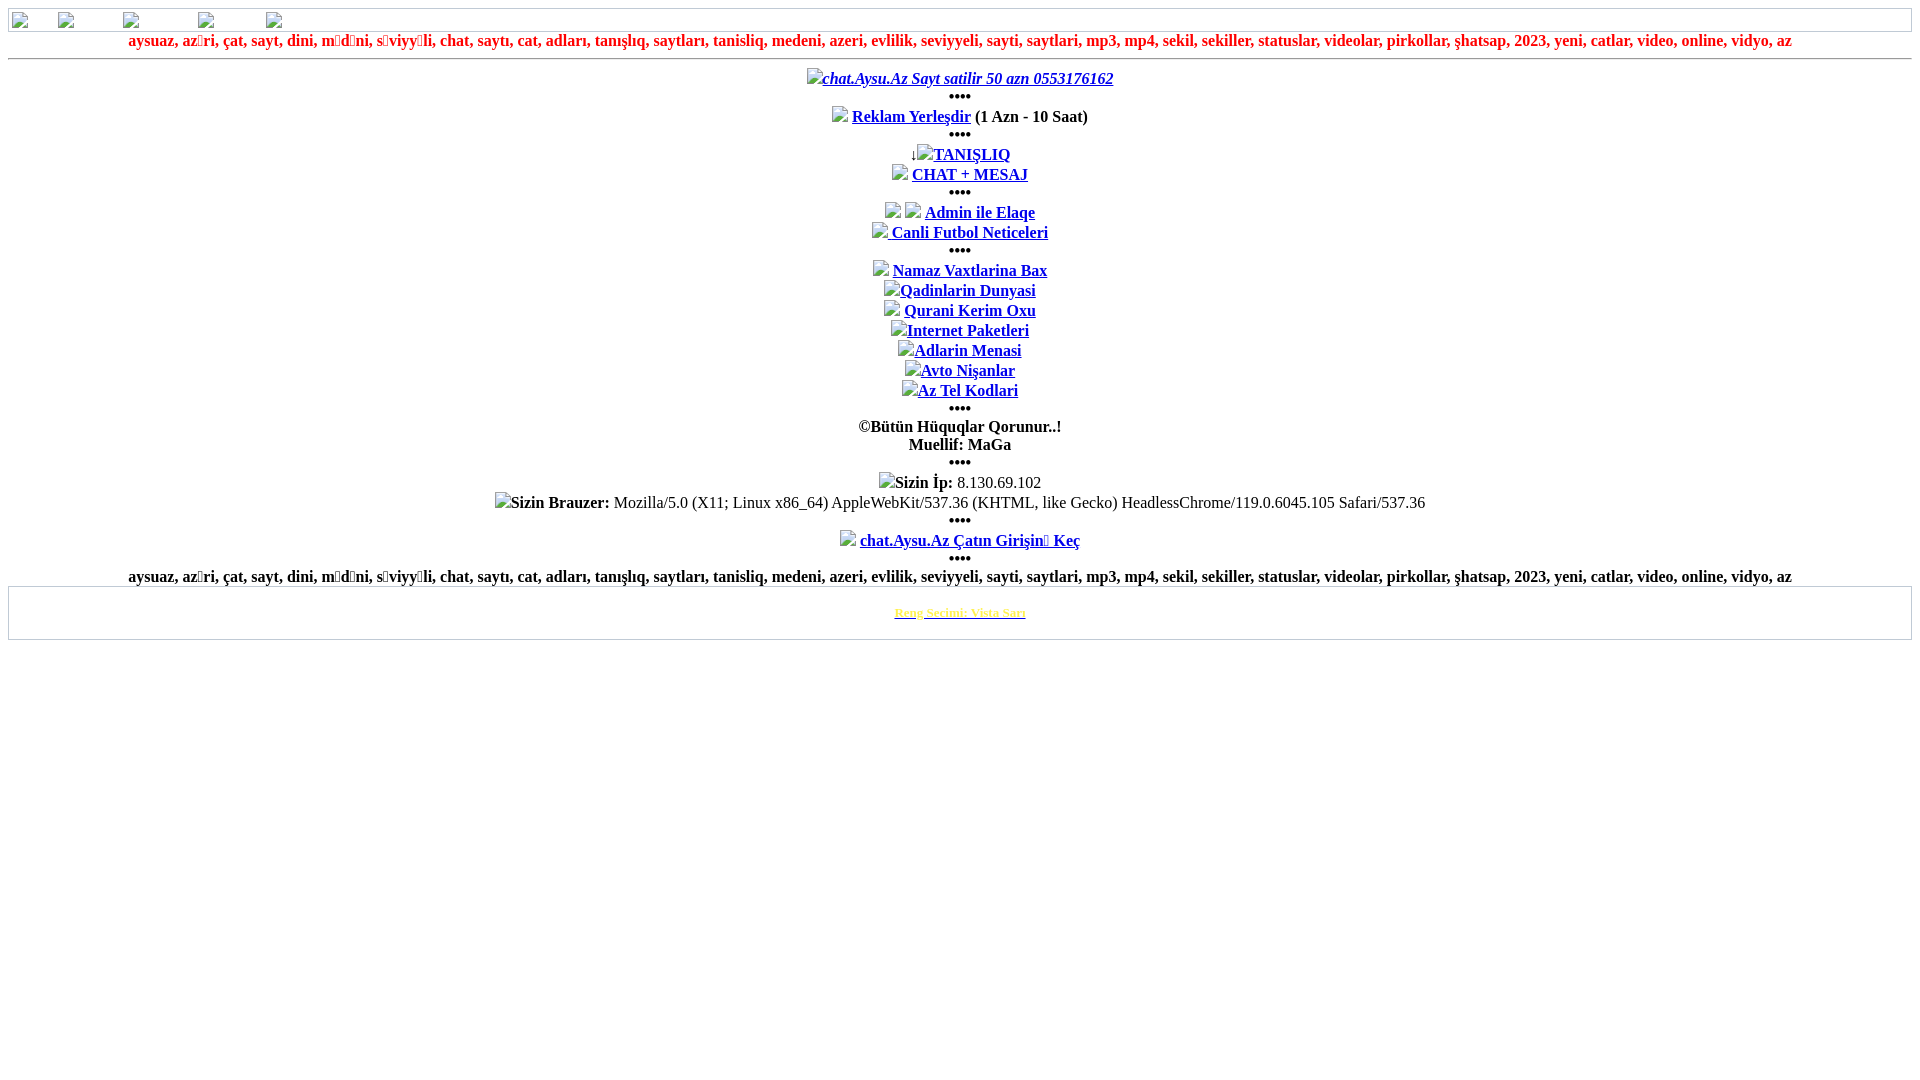 Image resolution: width=1920 pixels, height=1080 pixels. Describe the element at coordinates (969, 173) in the screenshot. I see `'CHAT + MESAJ'` at that location.